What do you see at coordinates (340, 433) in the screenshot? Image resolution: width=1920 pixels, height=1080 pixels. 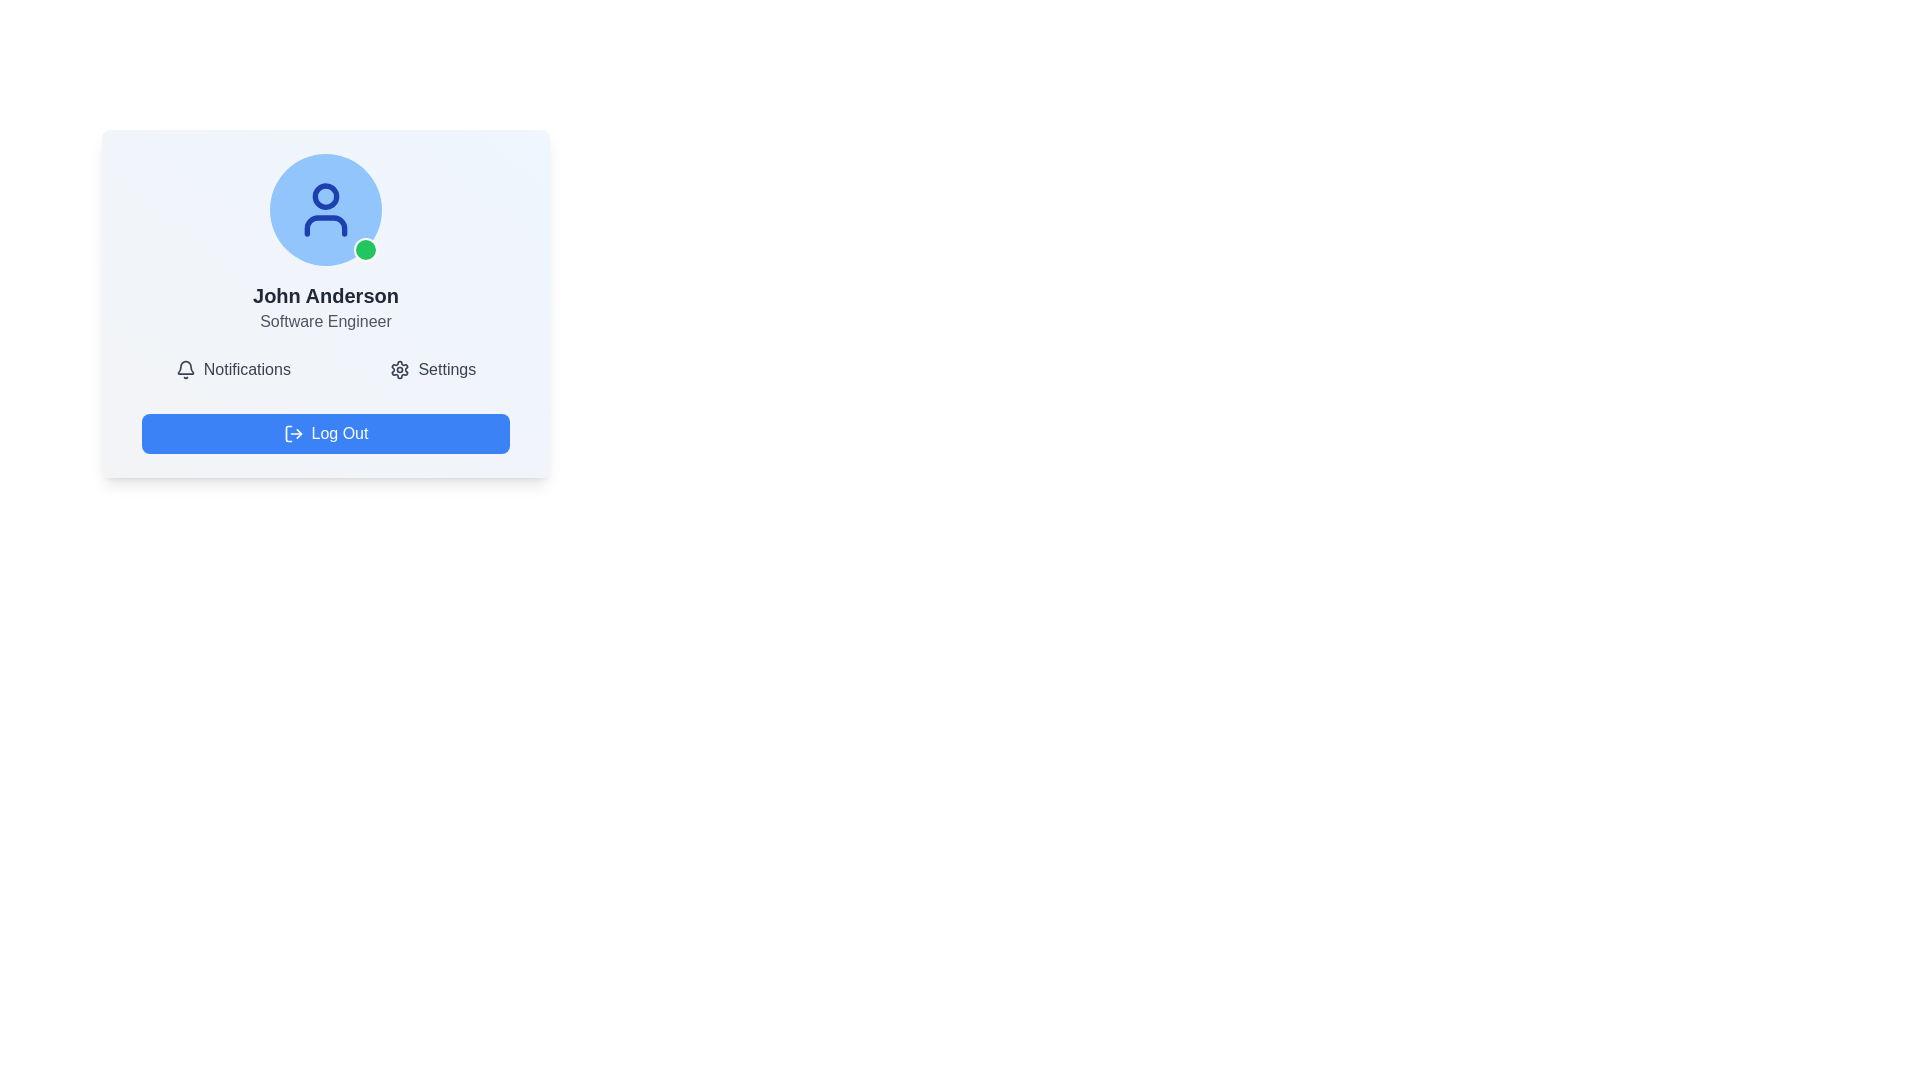 I see `the logout text label within the blue button that signifies a logout action, located near the bottom of the interface` at bounding box center [340, 433].